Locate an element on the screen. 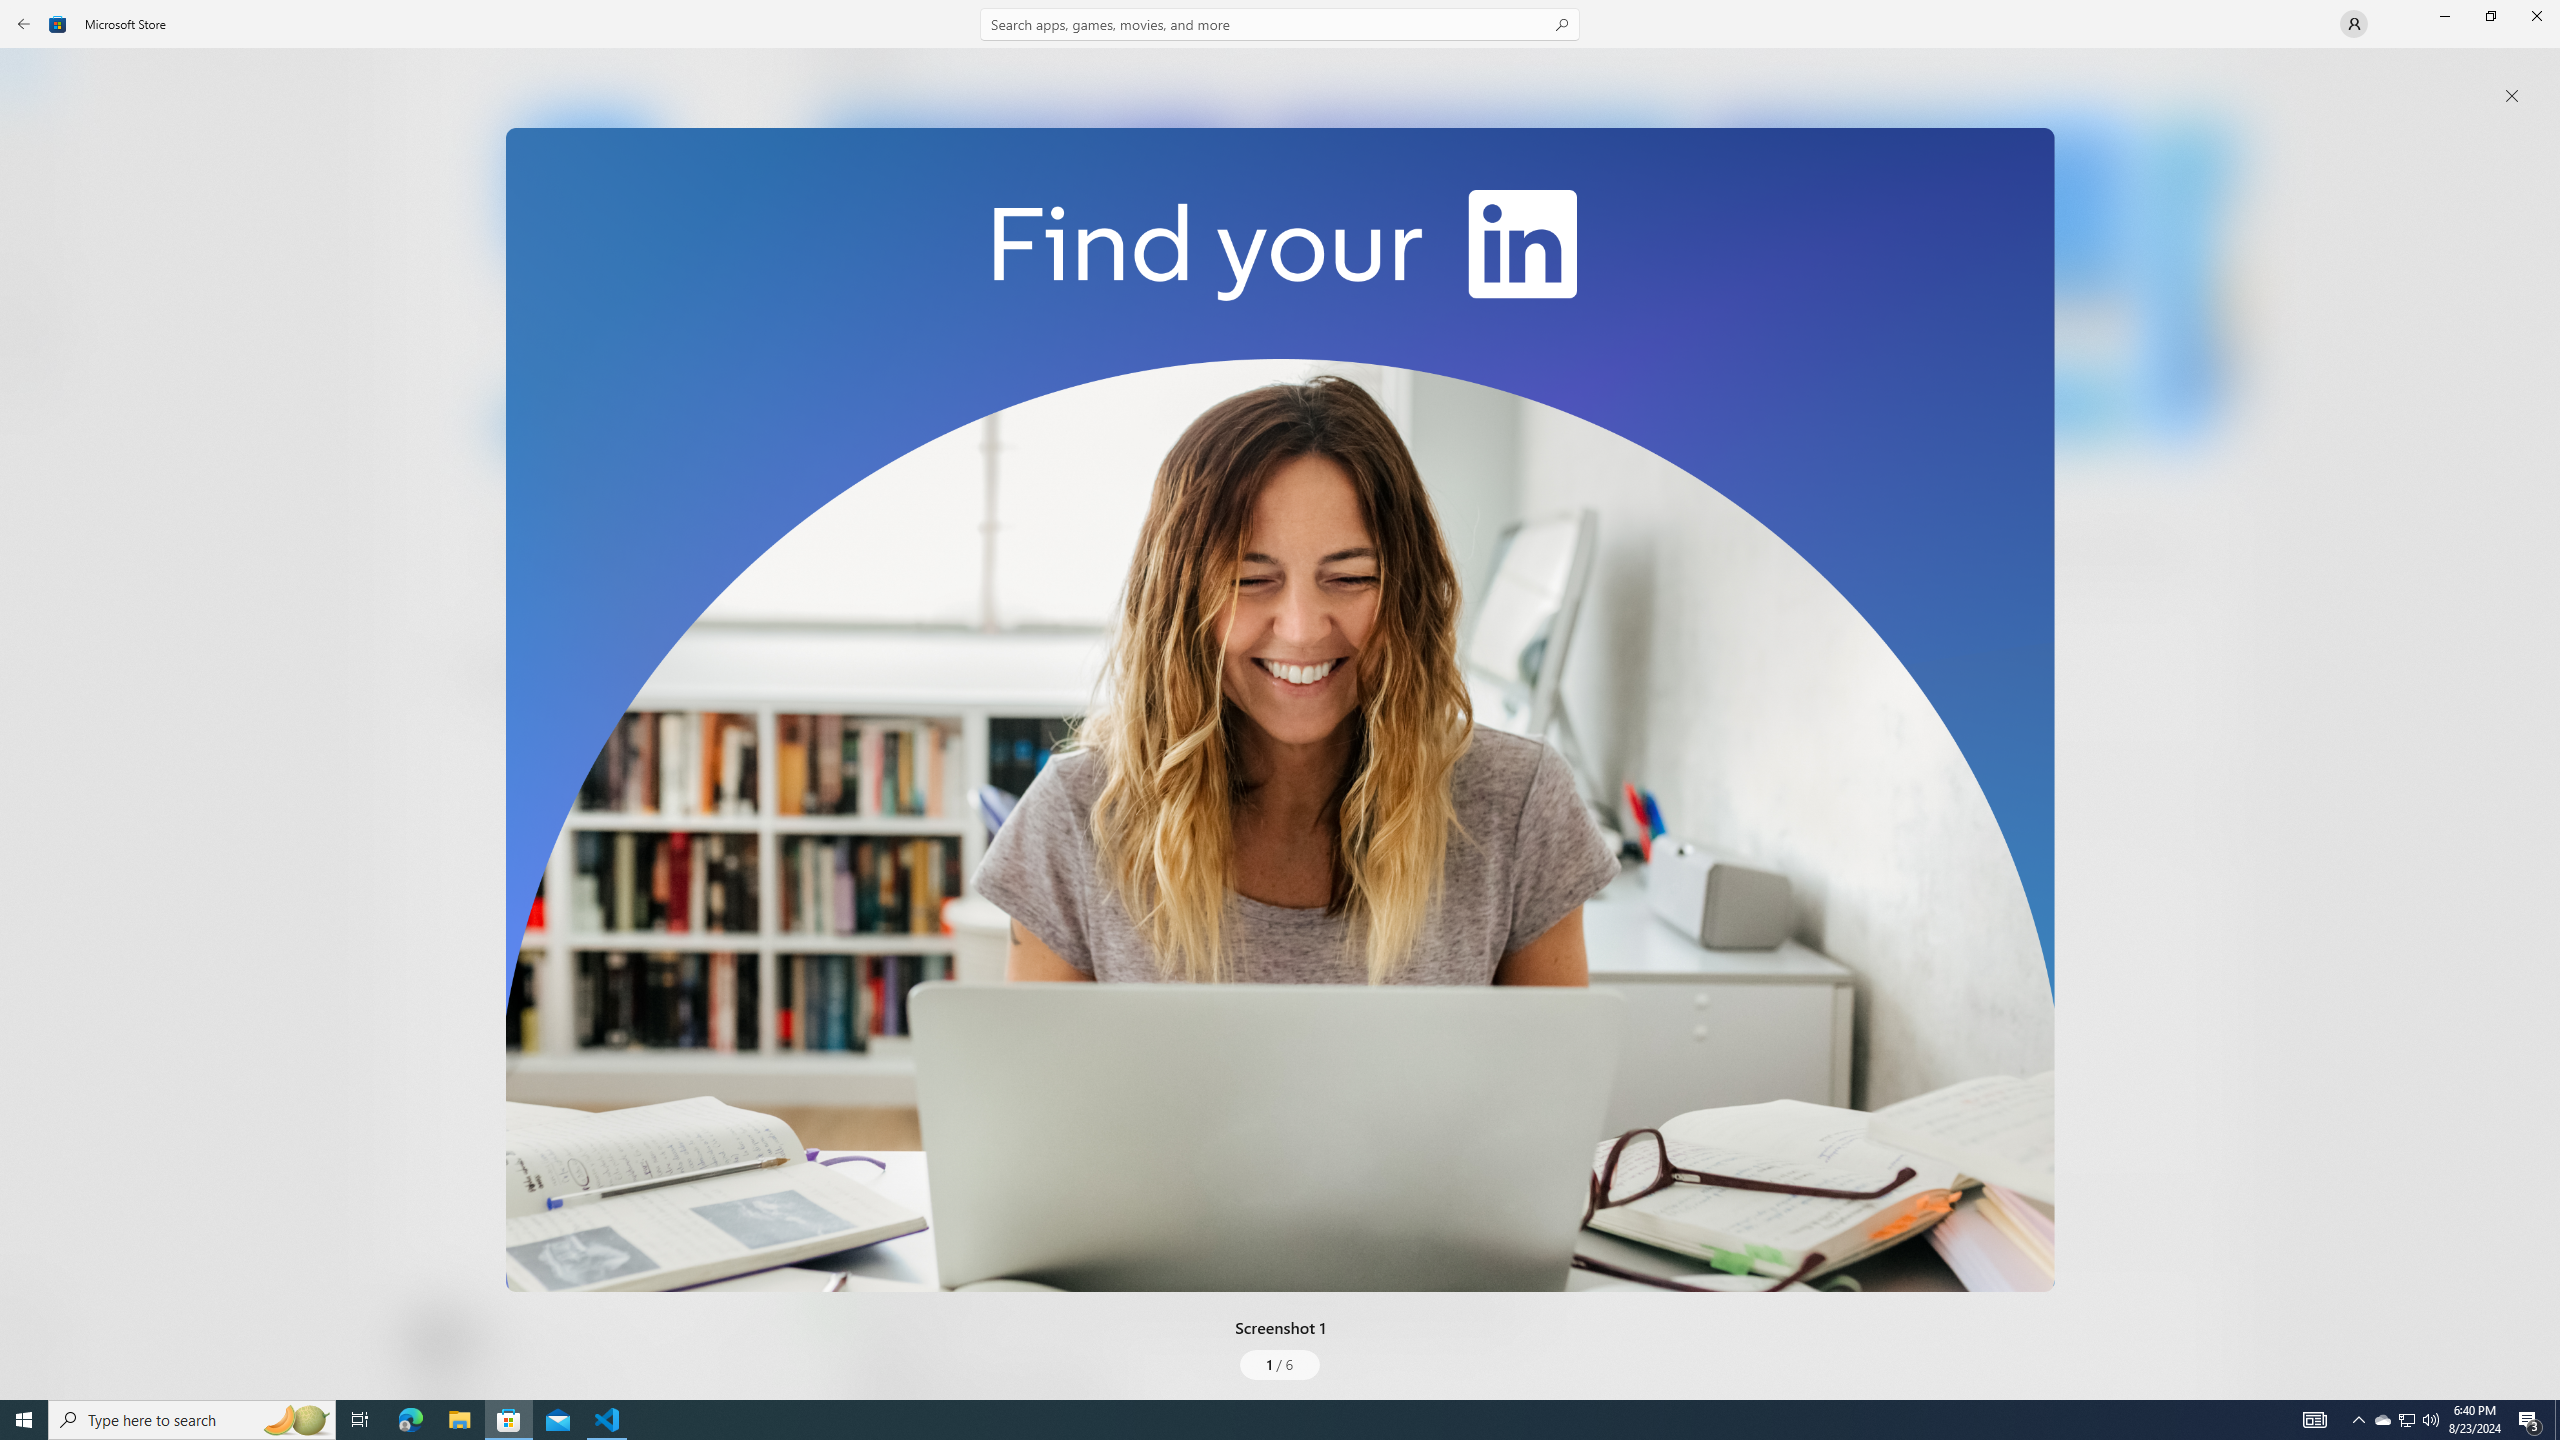 The width and height of the screenshot is (2560, 1440). 'Home' is located at coordinates (34, 78).